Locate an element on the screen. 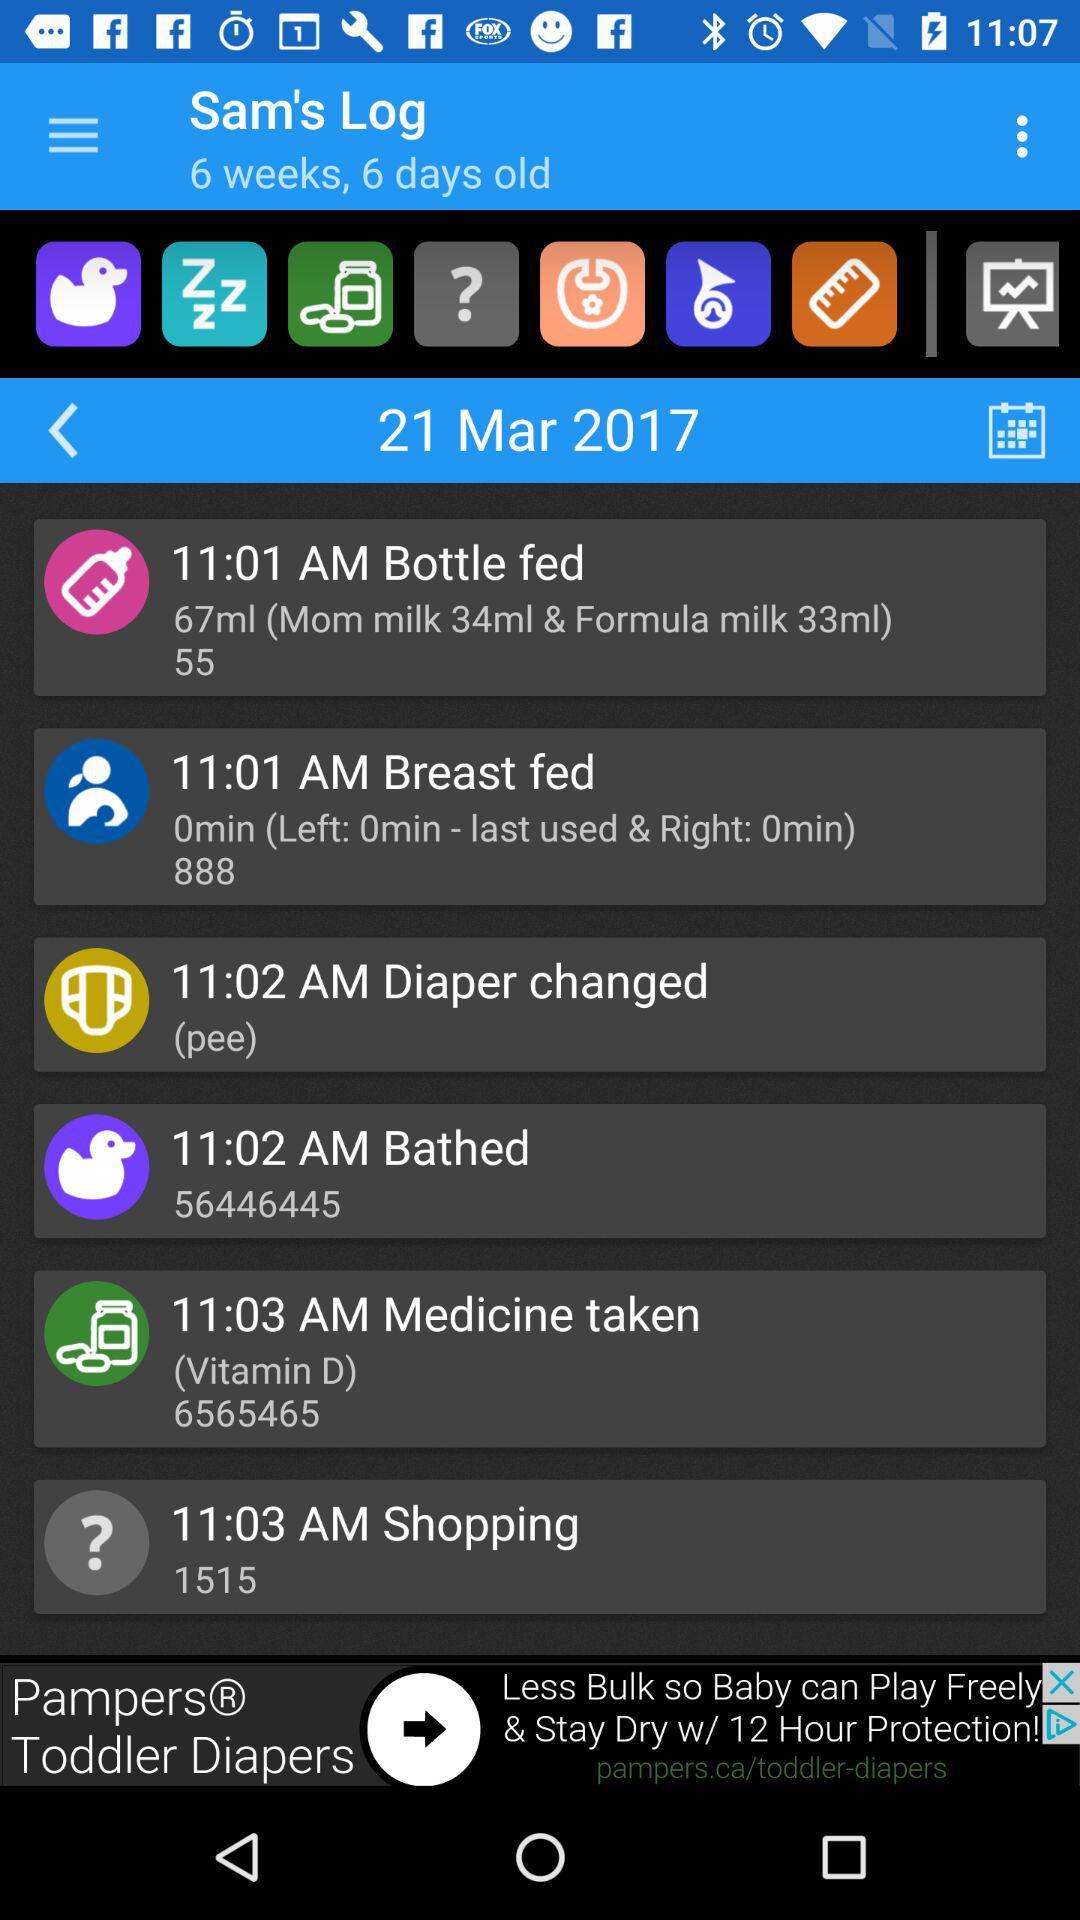  the help icon is located at coordinates (466, 292).